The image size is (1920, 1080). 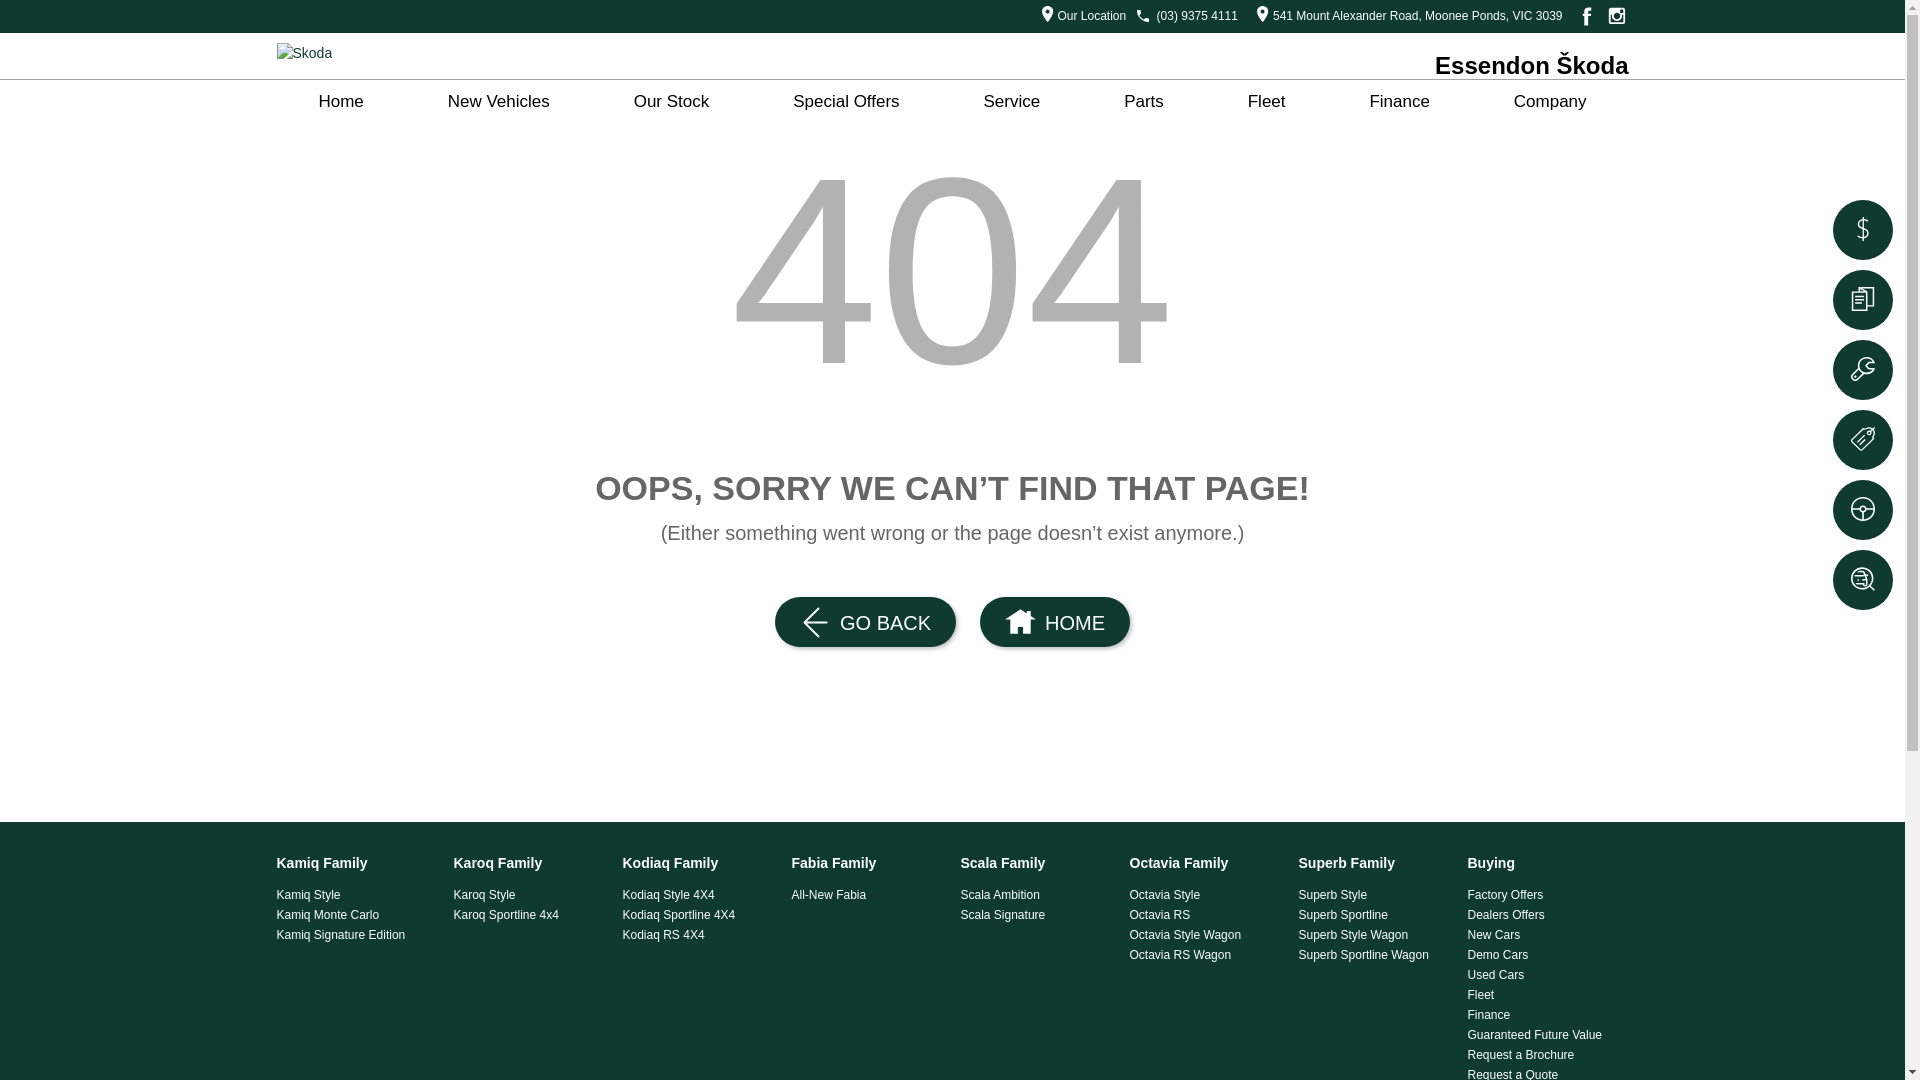 What do you see at coordinates (1543, 1034) in the screenshot?
I see `'Guaranteed Future Value'` at bounding box center [1543, 1034].